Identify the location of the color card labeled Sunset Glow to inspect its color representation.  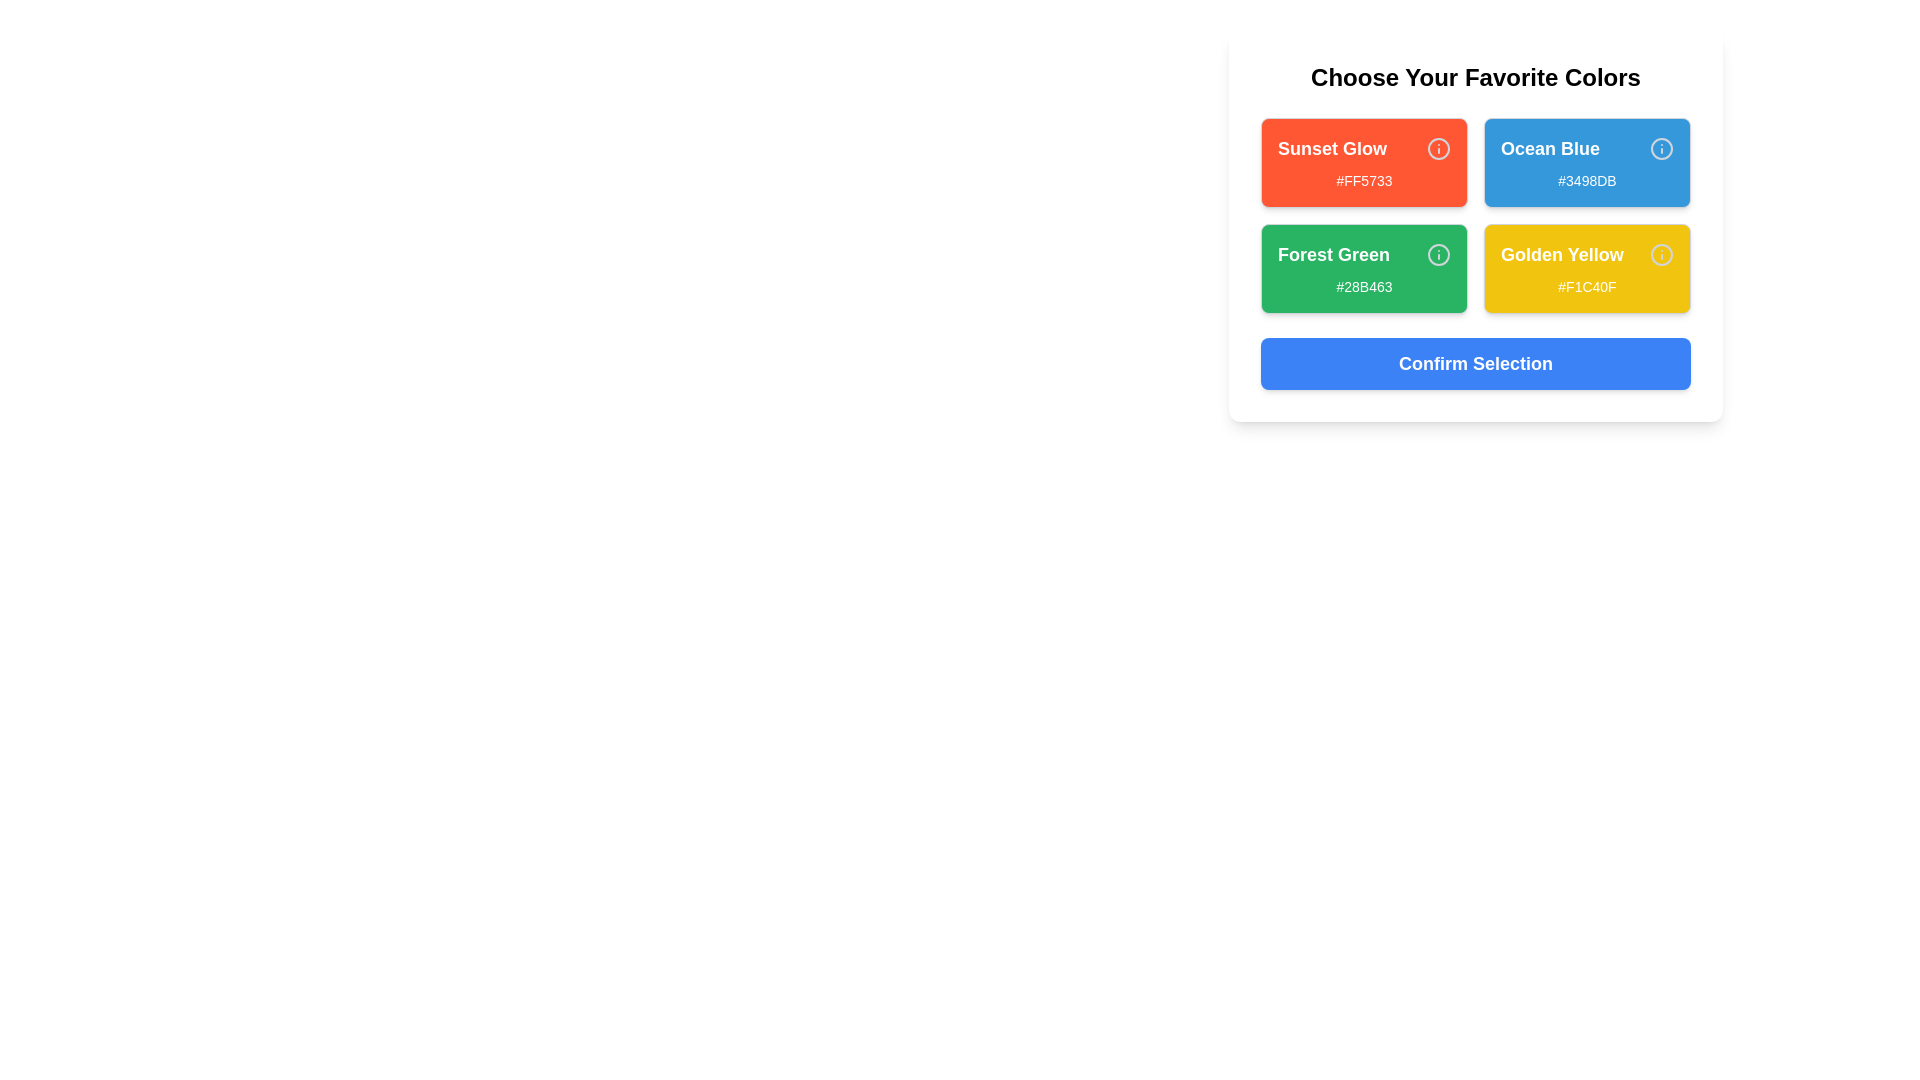
(1363, 161).